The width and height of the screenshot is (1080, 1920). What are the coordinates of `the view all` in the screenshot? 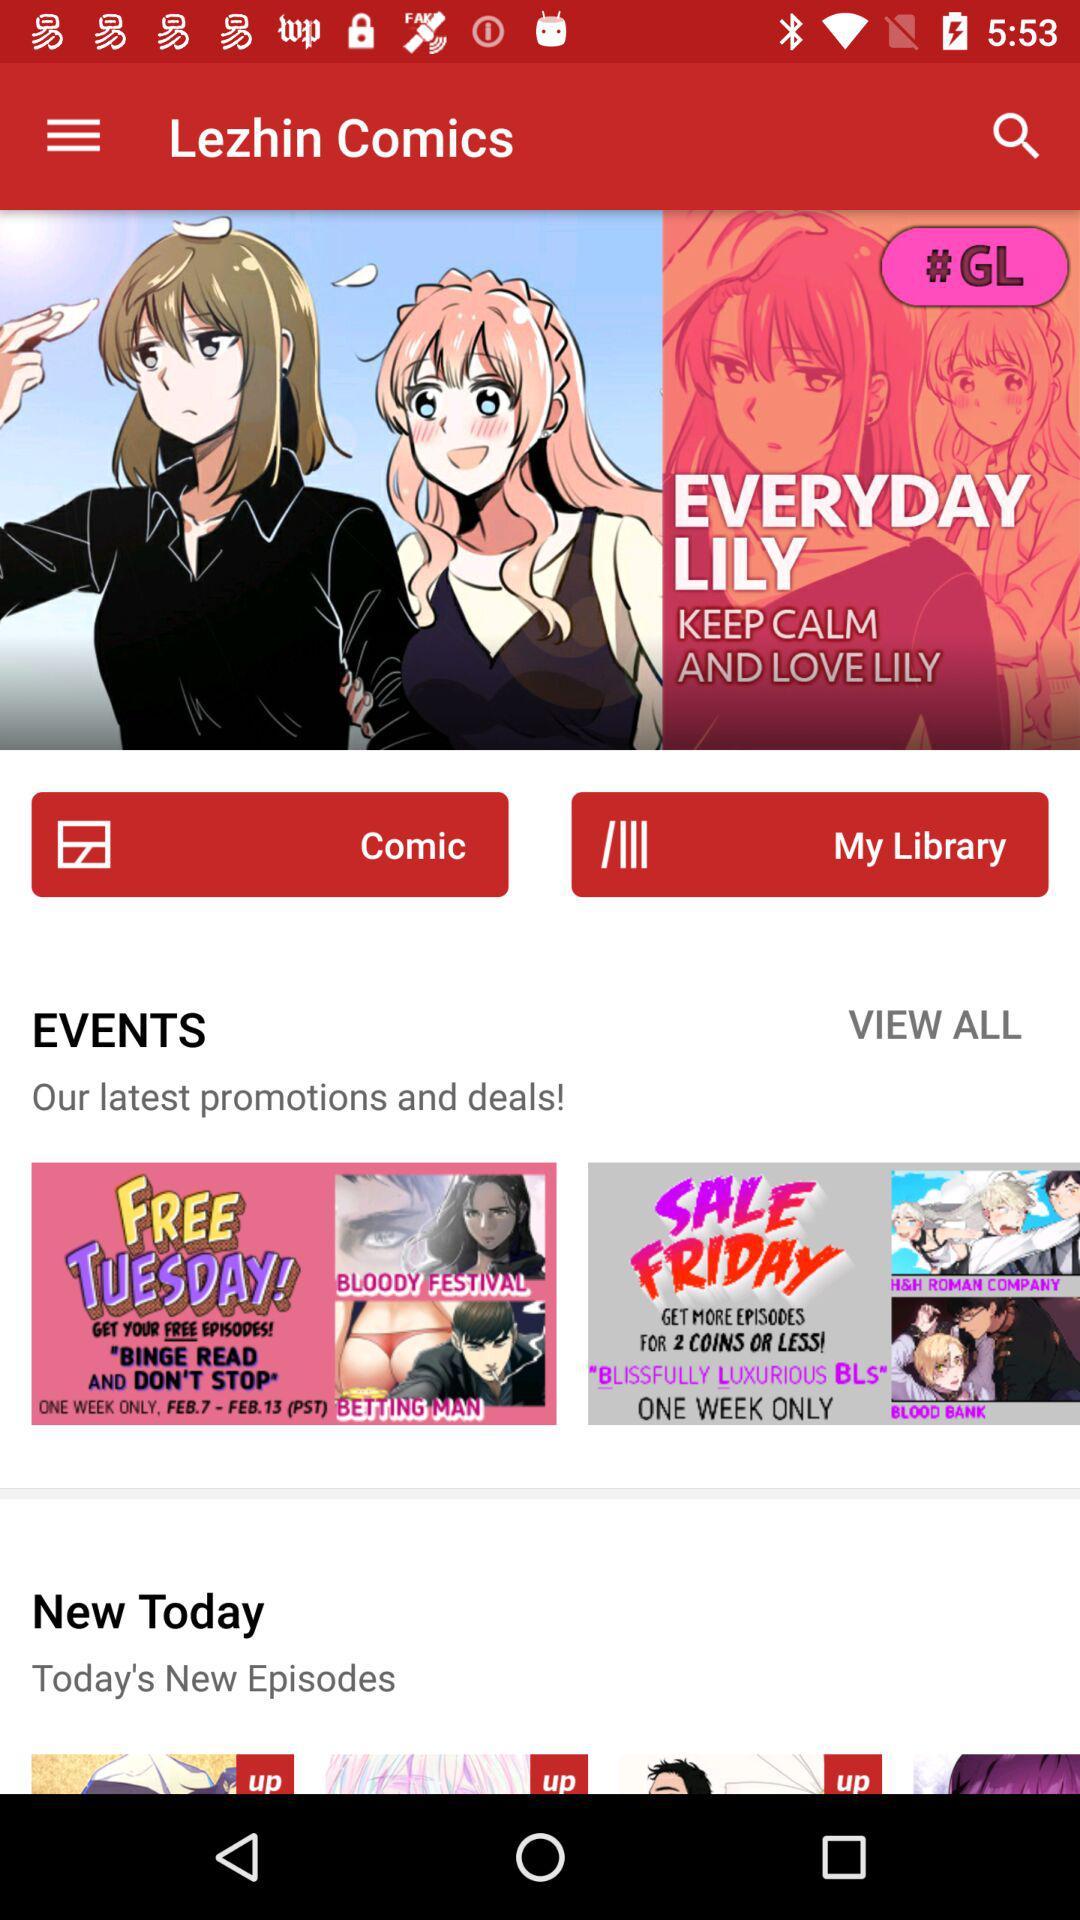 It's located at (935, 1028).